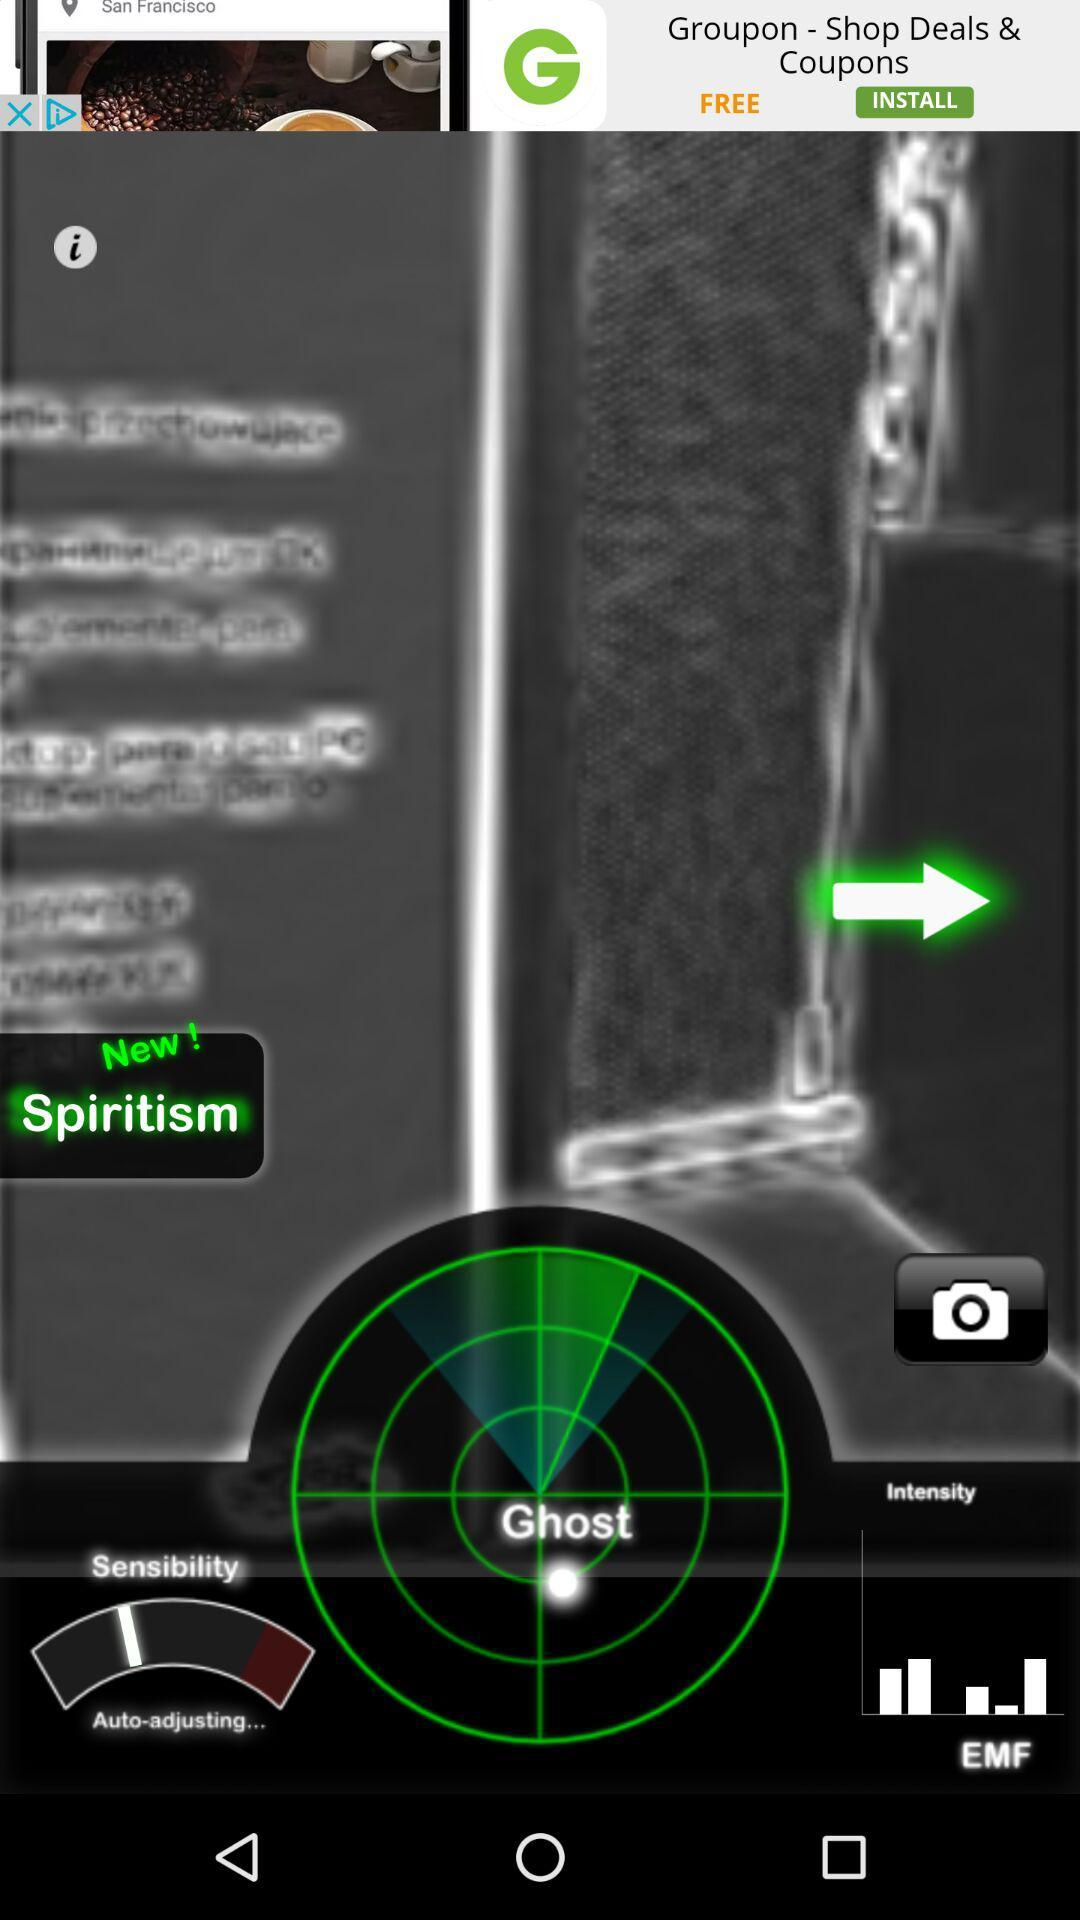  What do you see at coordinates (74, 263) in the screenshot?
I see `the info icon` at bounding box center [74, 263].